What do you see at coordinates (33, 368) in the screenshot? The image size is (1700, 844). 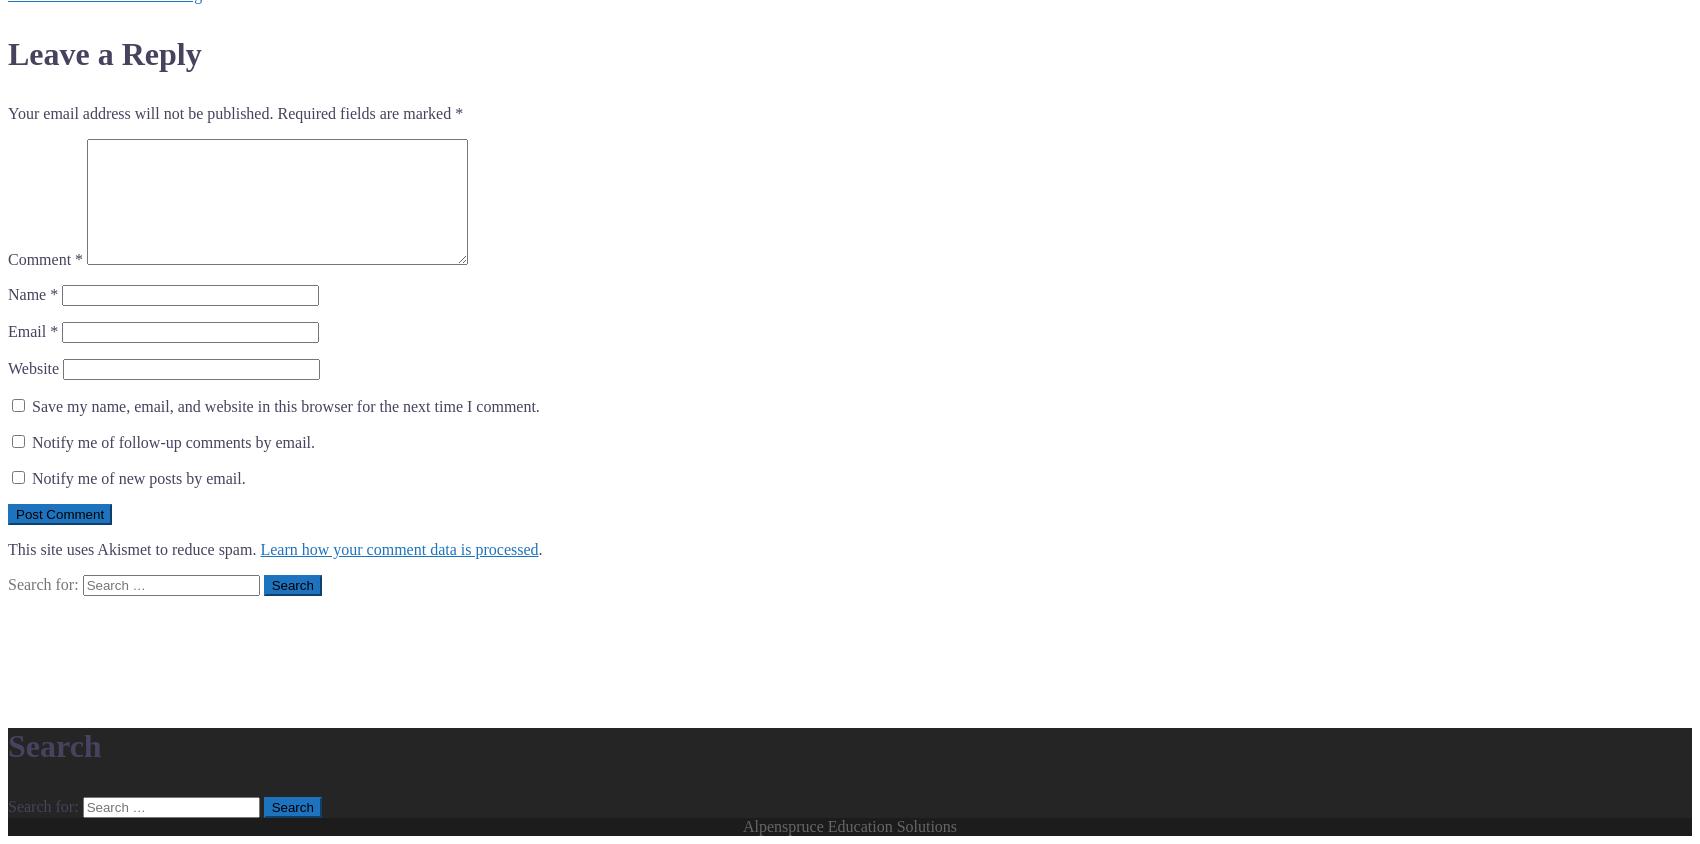 I see `'Website'` at bounding box center [33, 368].